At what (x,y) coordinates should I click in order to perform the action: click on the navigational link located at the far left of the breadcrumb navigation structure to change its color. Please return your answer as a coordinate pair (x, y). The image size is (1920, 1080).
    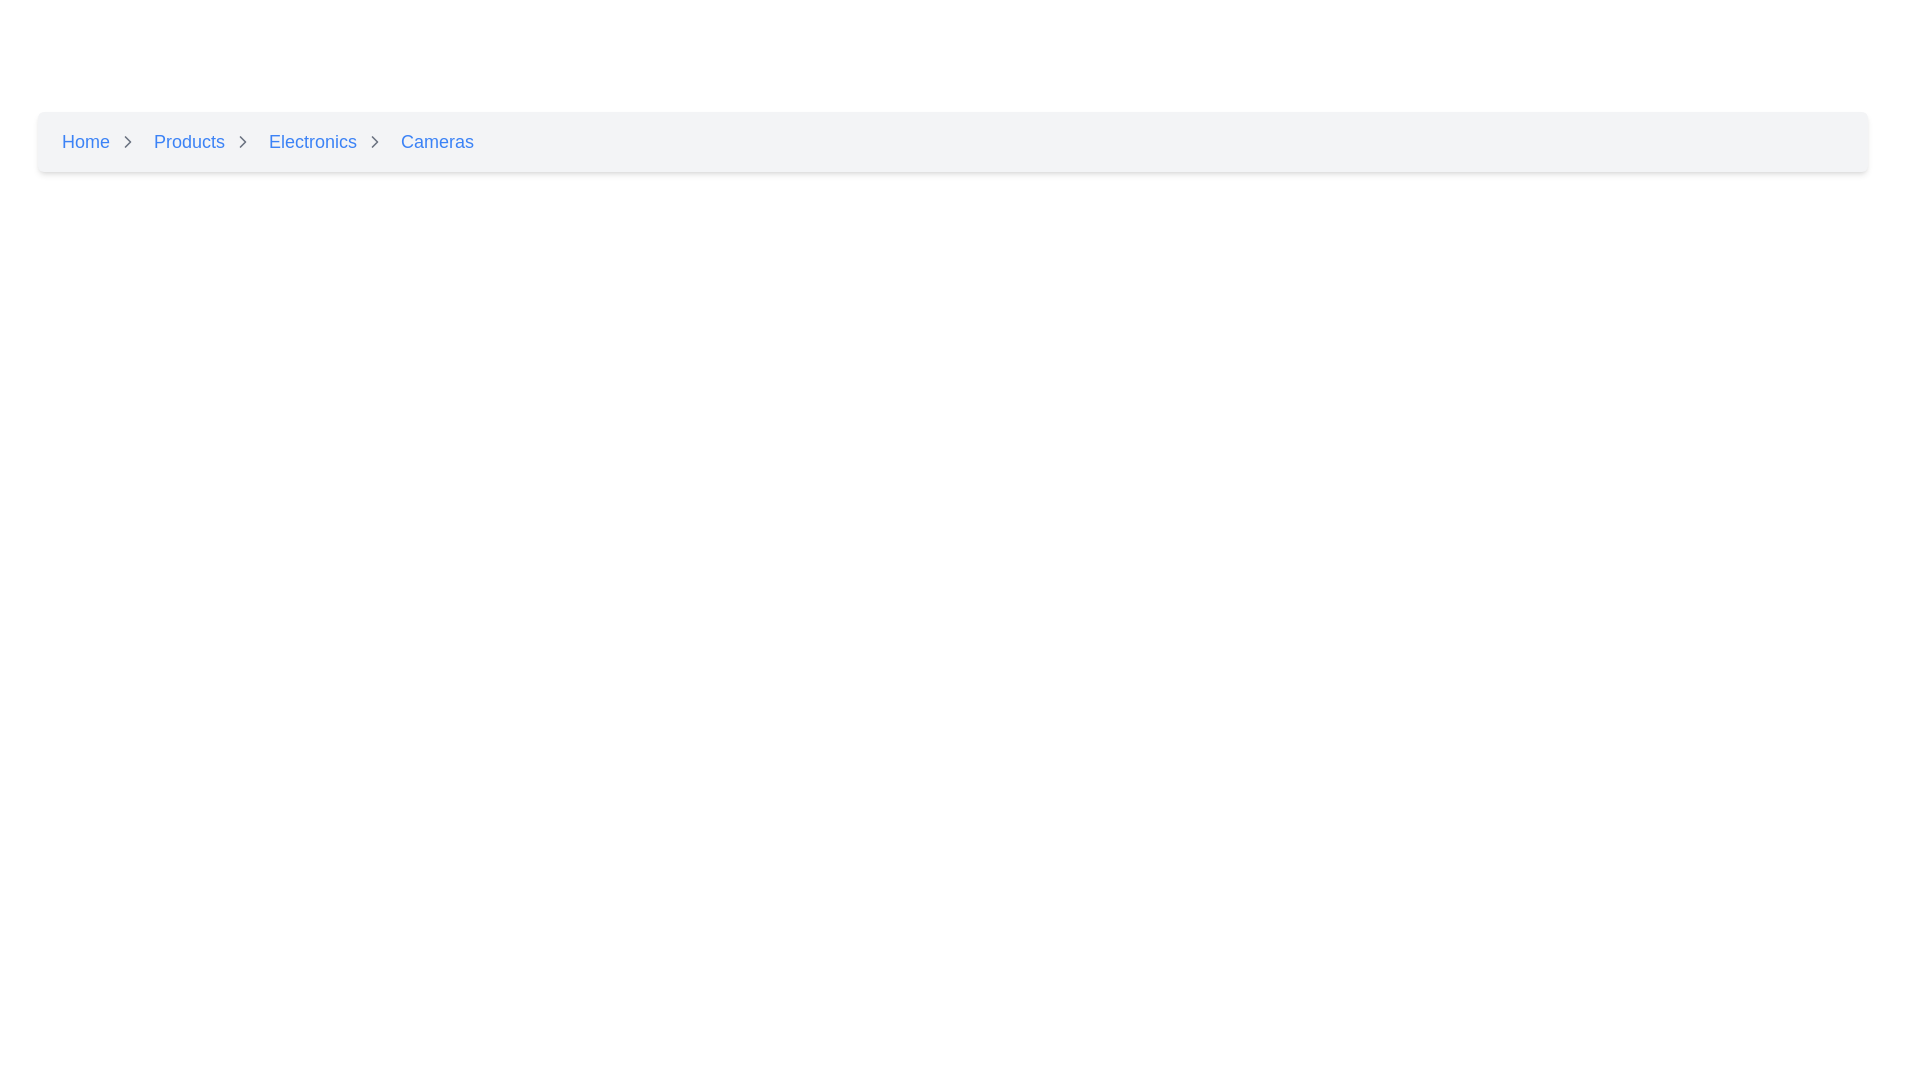
    Looking at the image, I should click on (85, 141).